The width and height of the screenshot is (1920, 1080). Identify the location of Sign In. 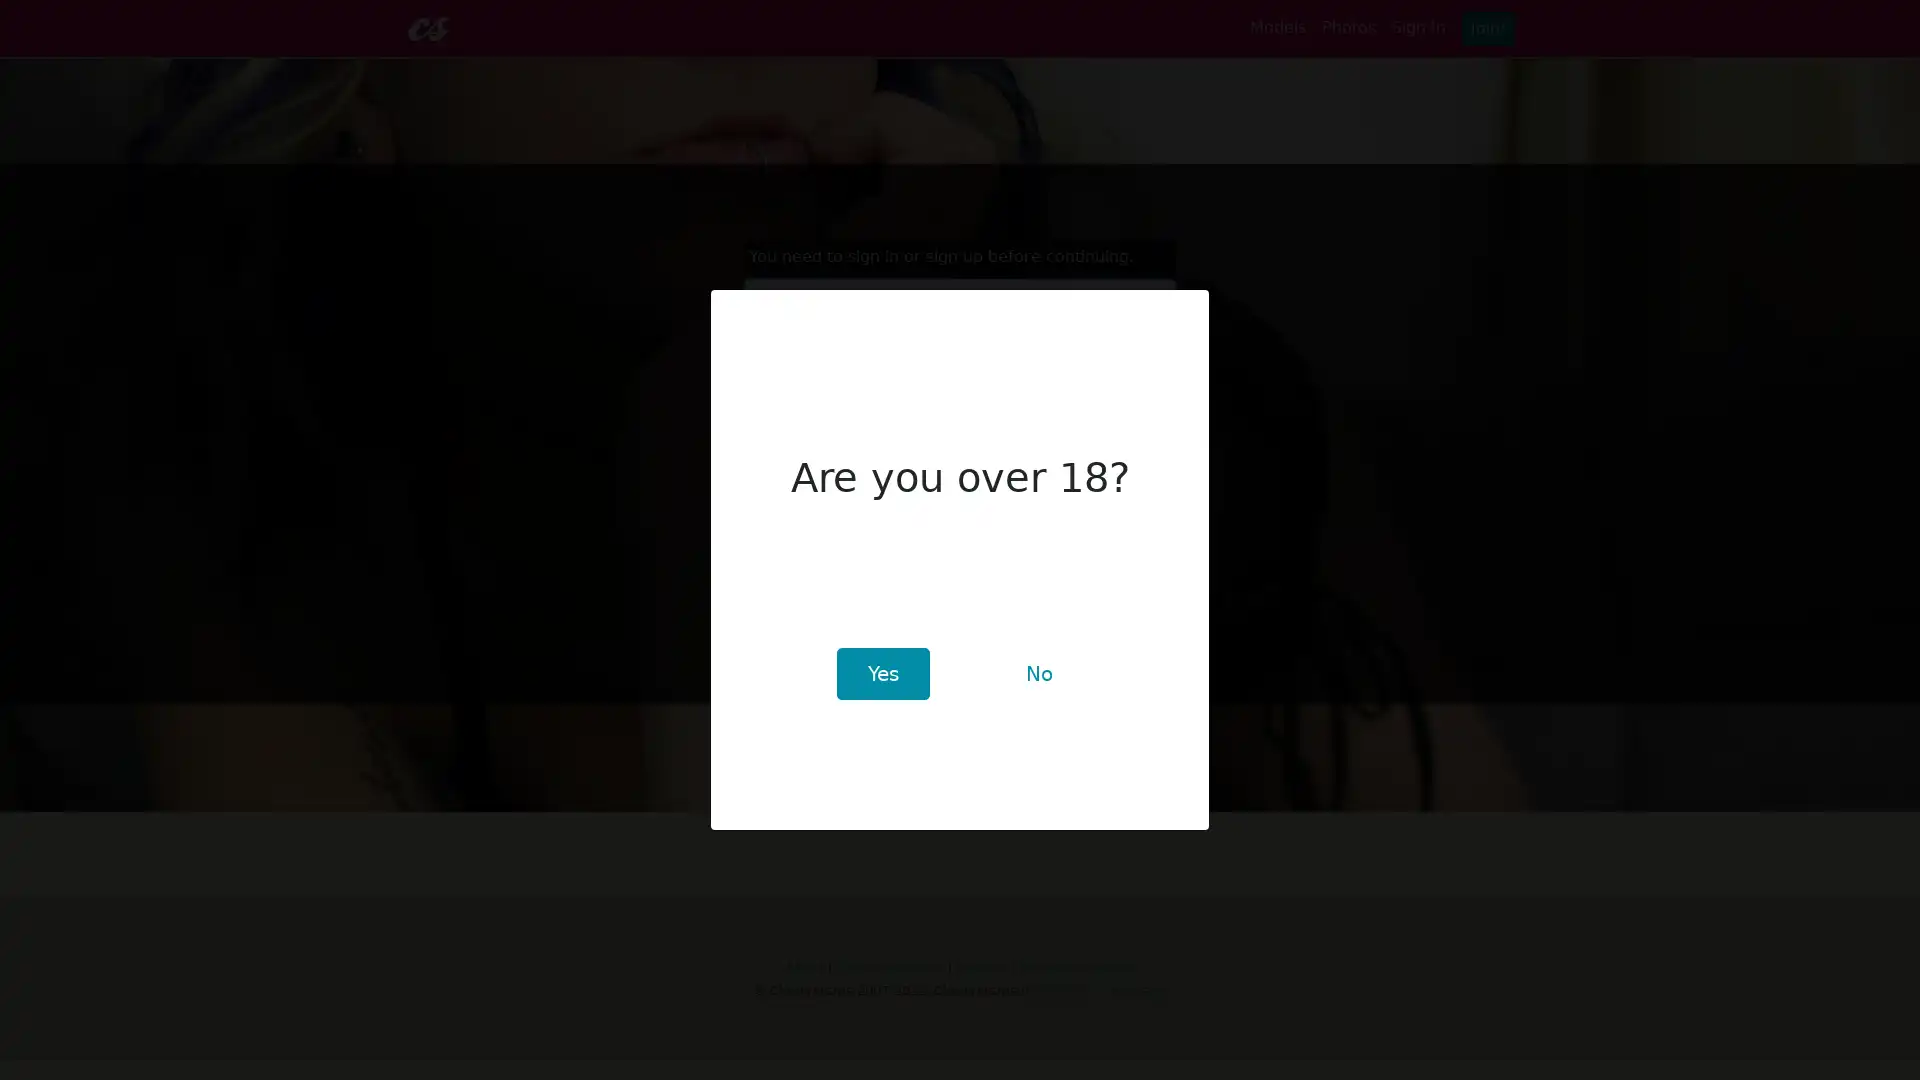
(782, 452).